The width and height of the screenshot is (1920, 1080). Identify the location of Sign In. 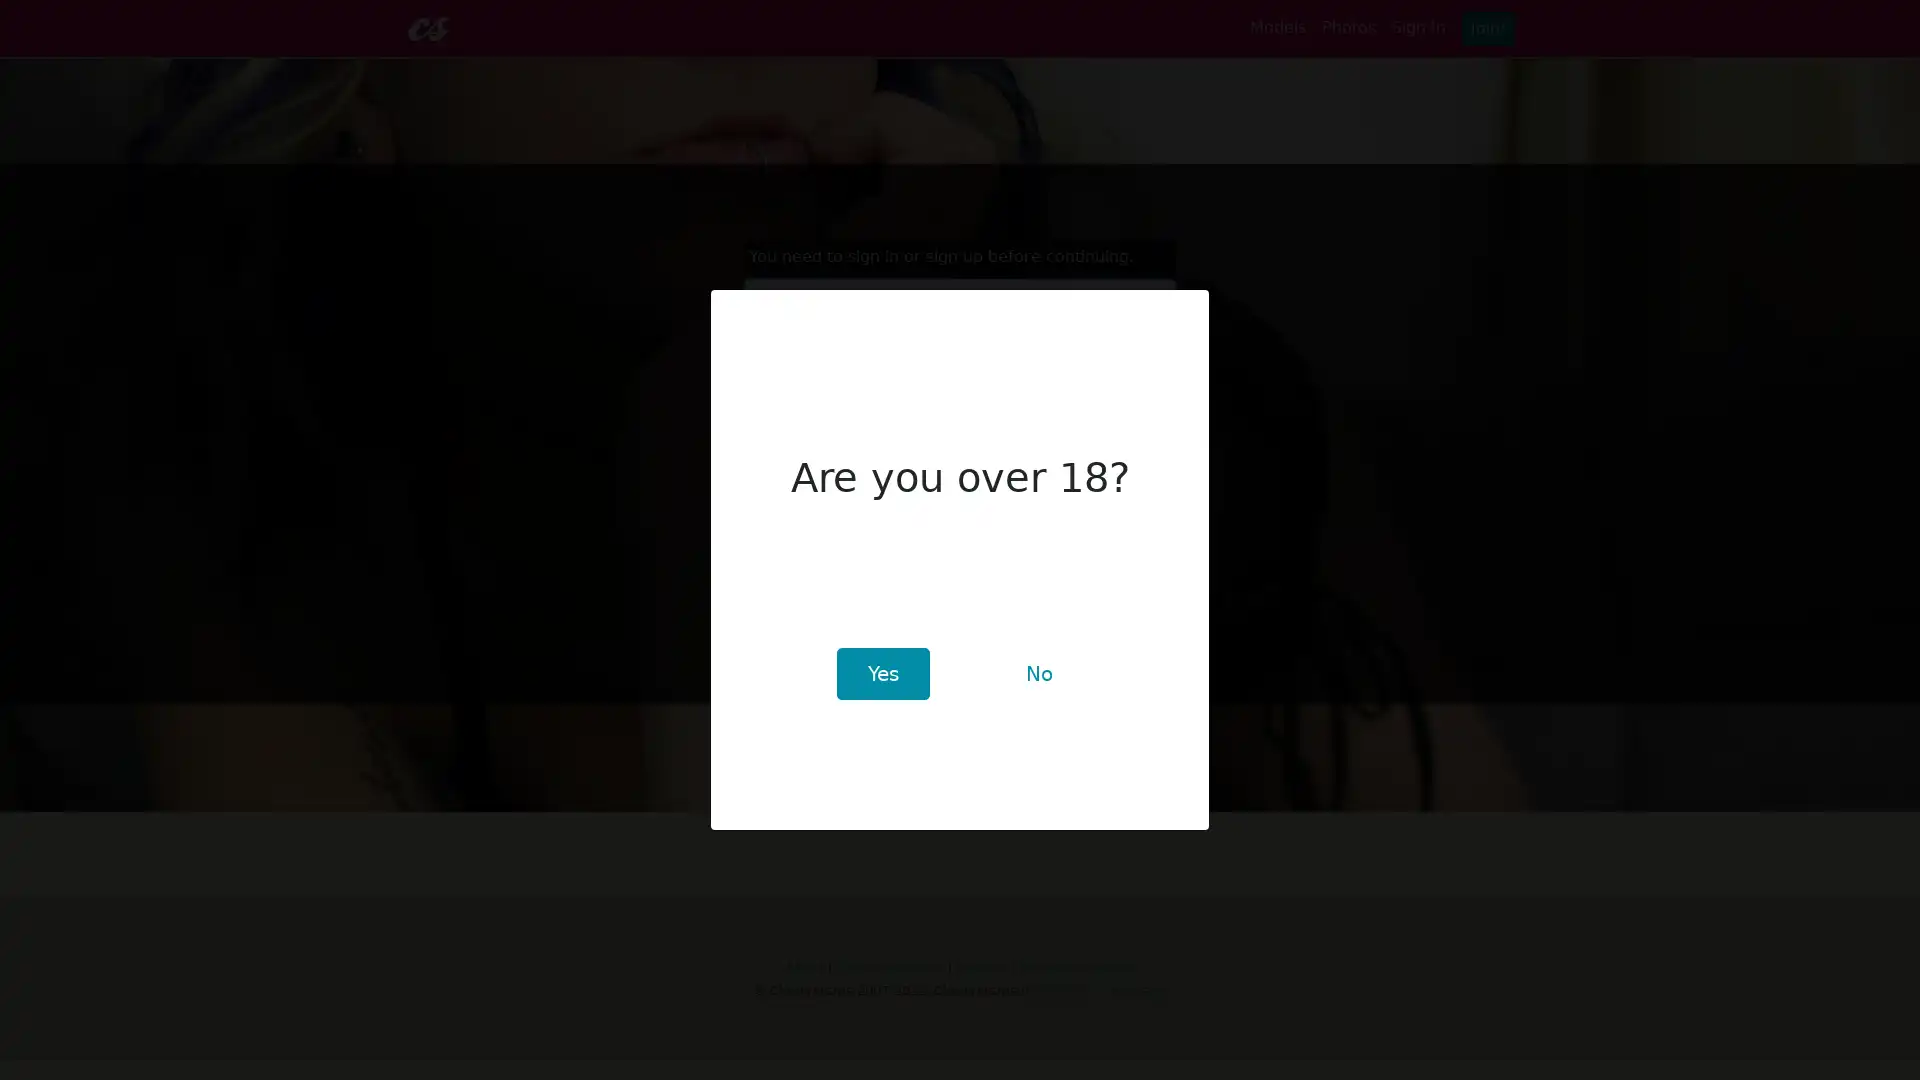
(782, 452).